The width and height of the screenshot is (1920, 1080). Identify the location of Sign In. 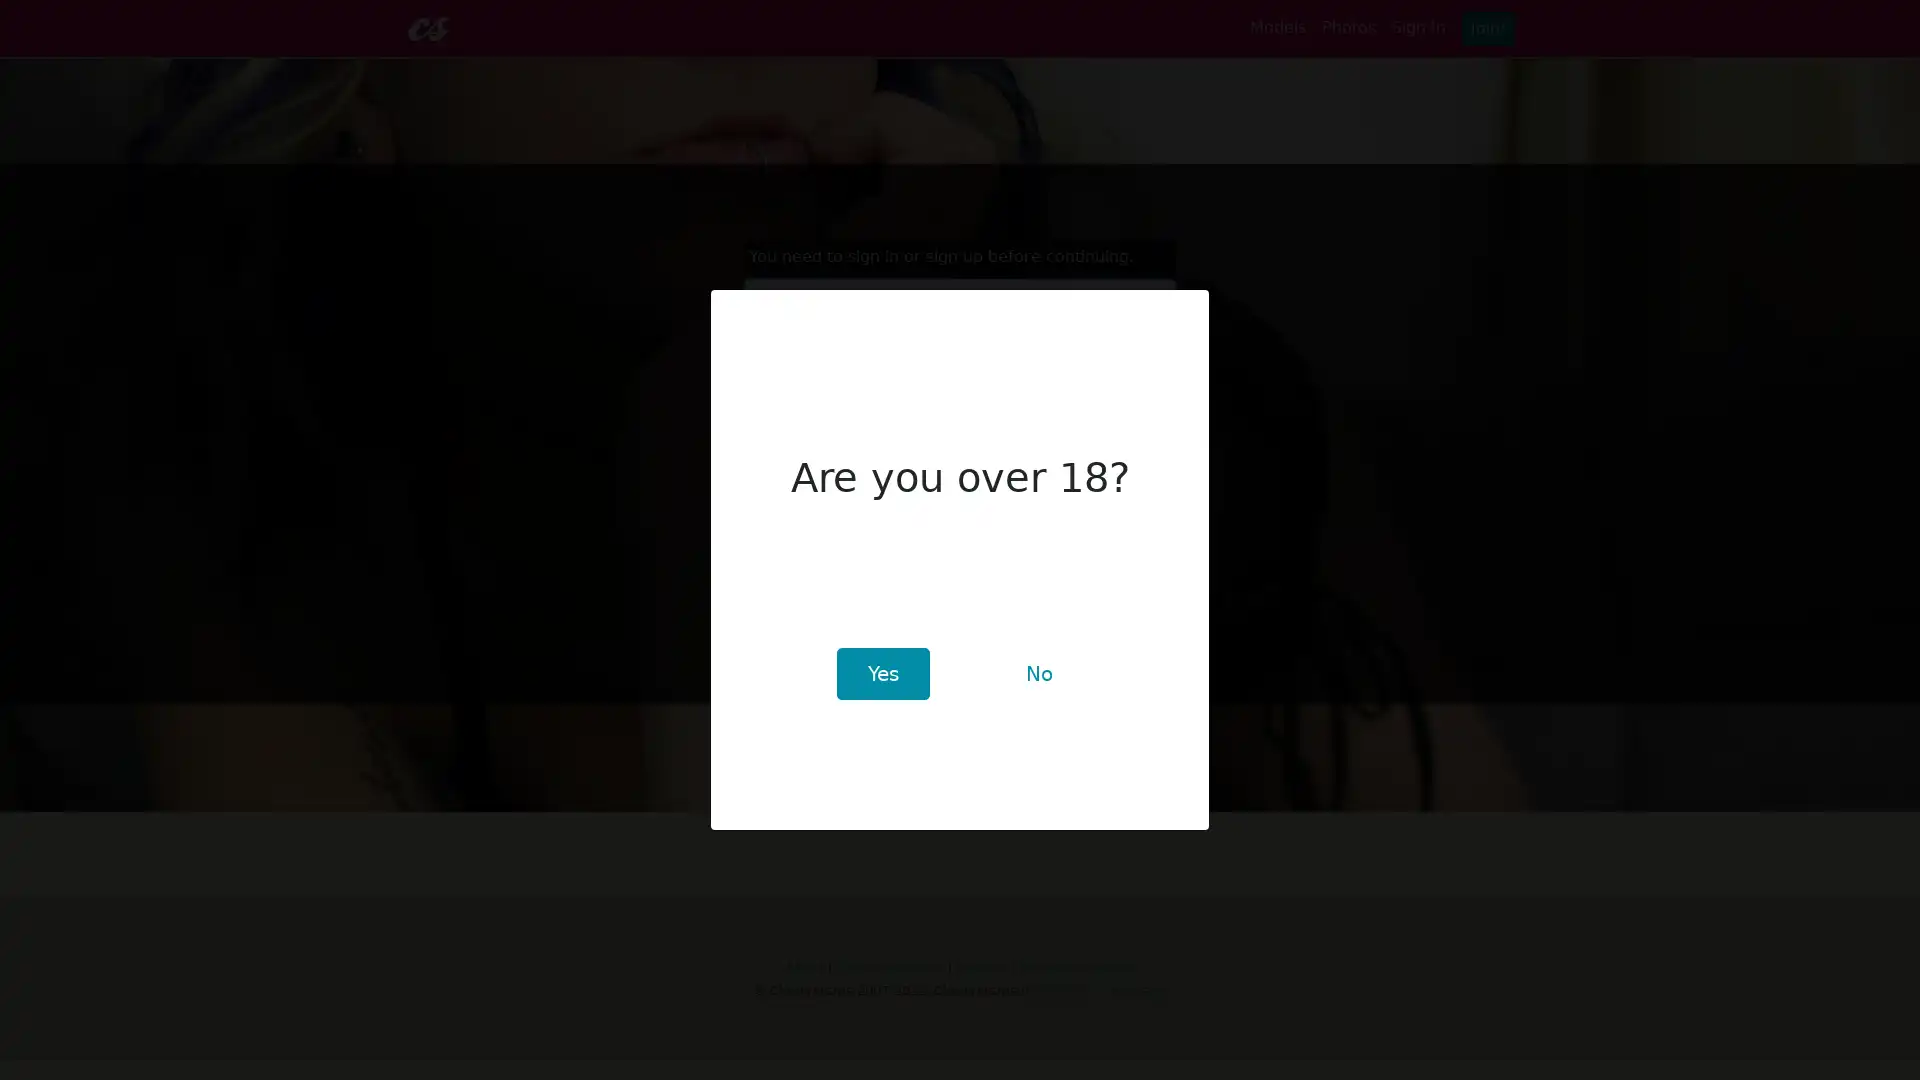
(782, 452).